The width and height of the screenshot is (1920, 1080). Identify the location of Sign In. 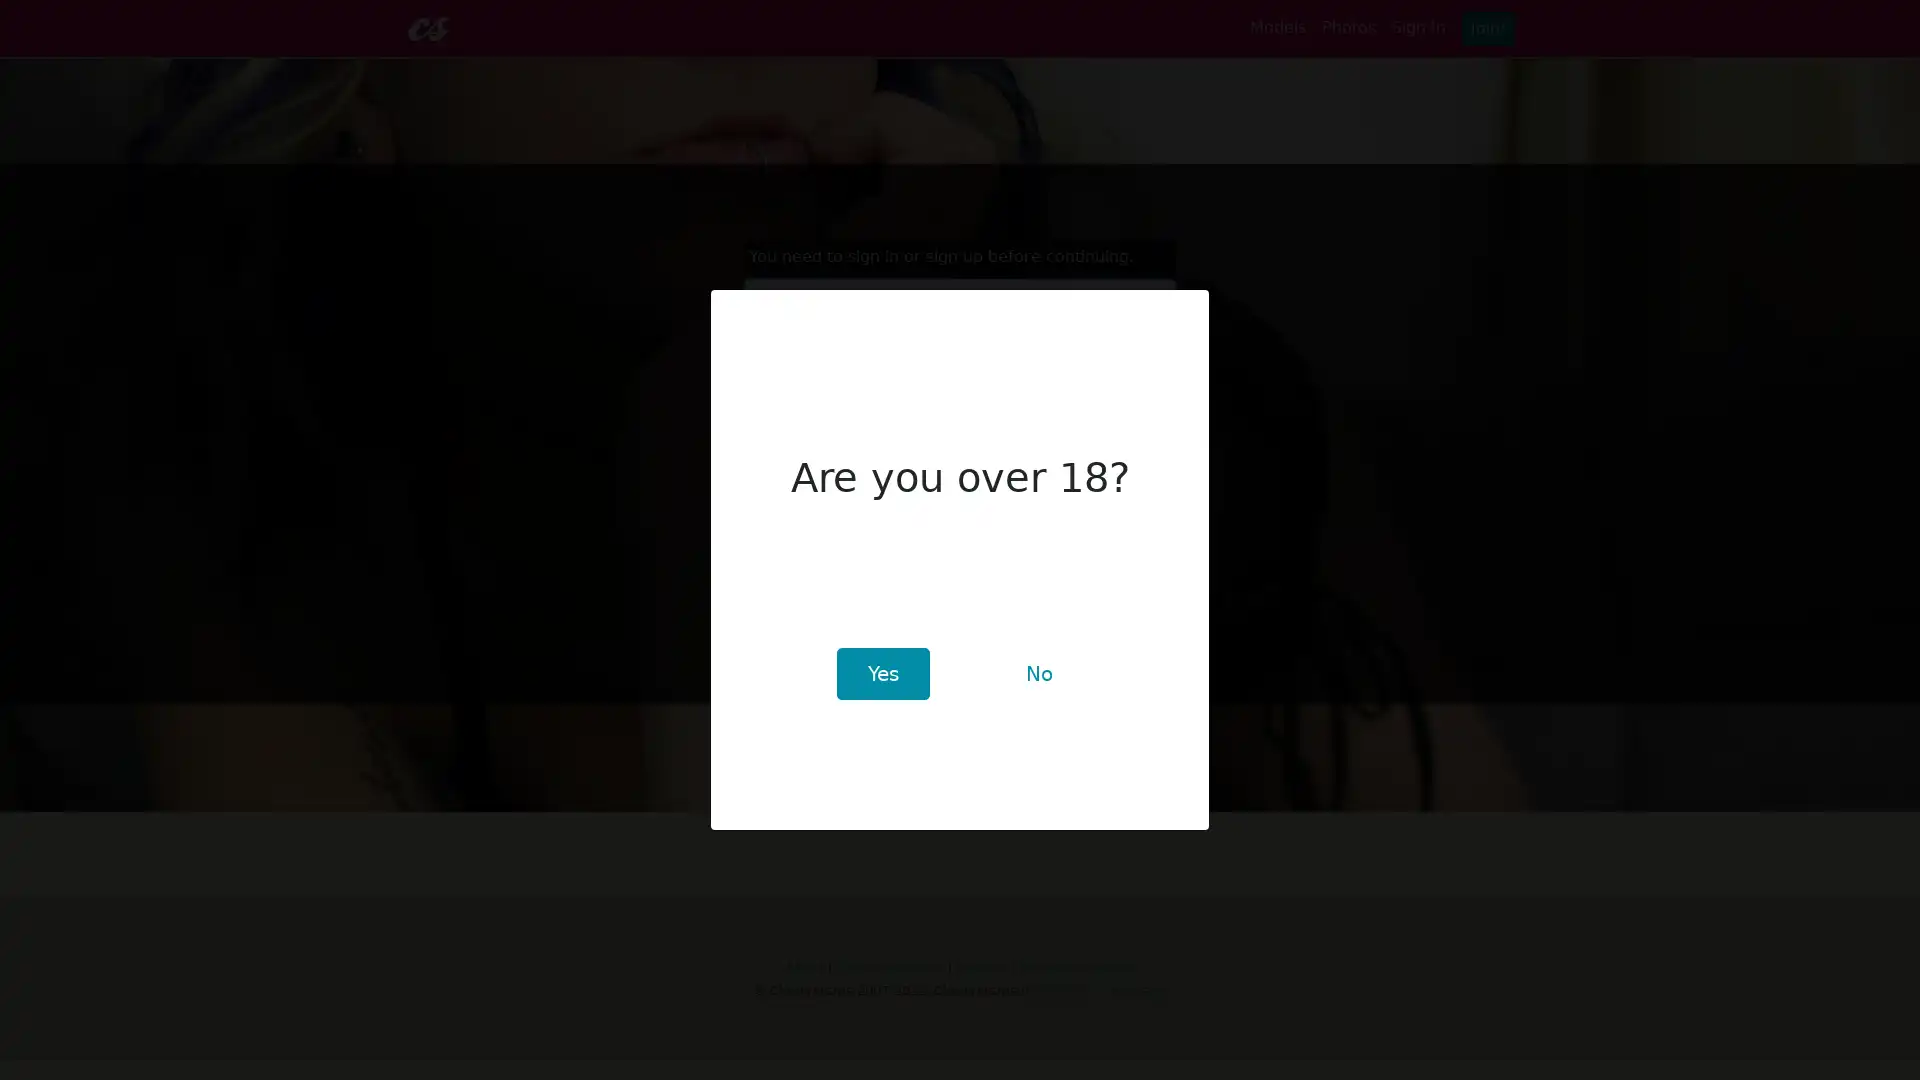
(782, 452).